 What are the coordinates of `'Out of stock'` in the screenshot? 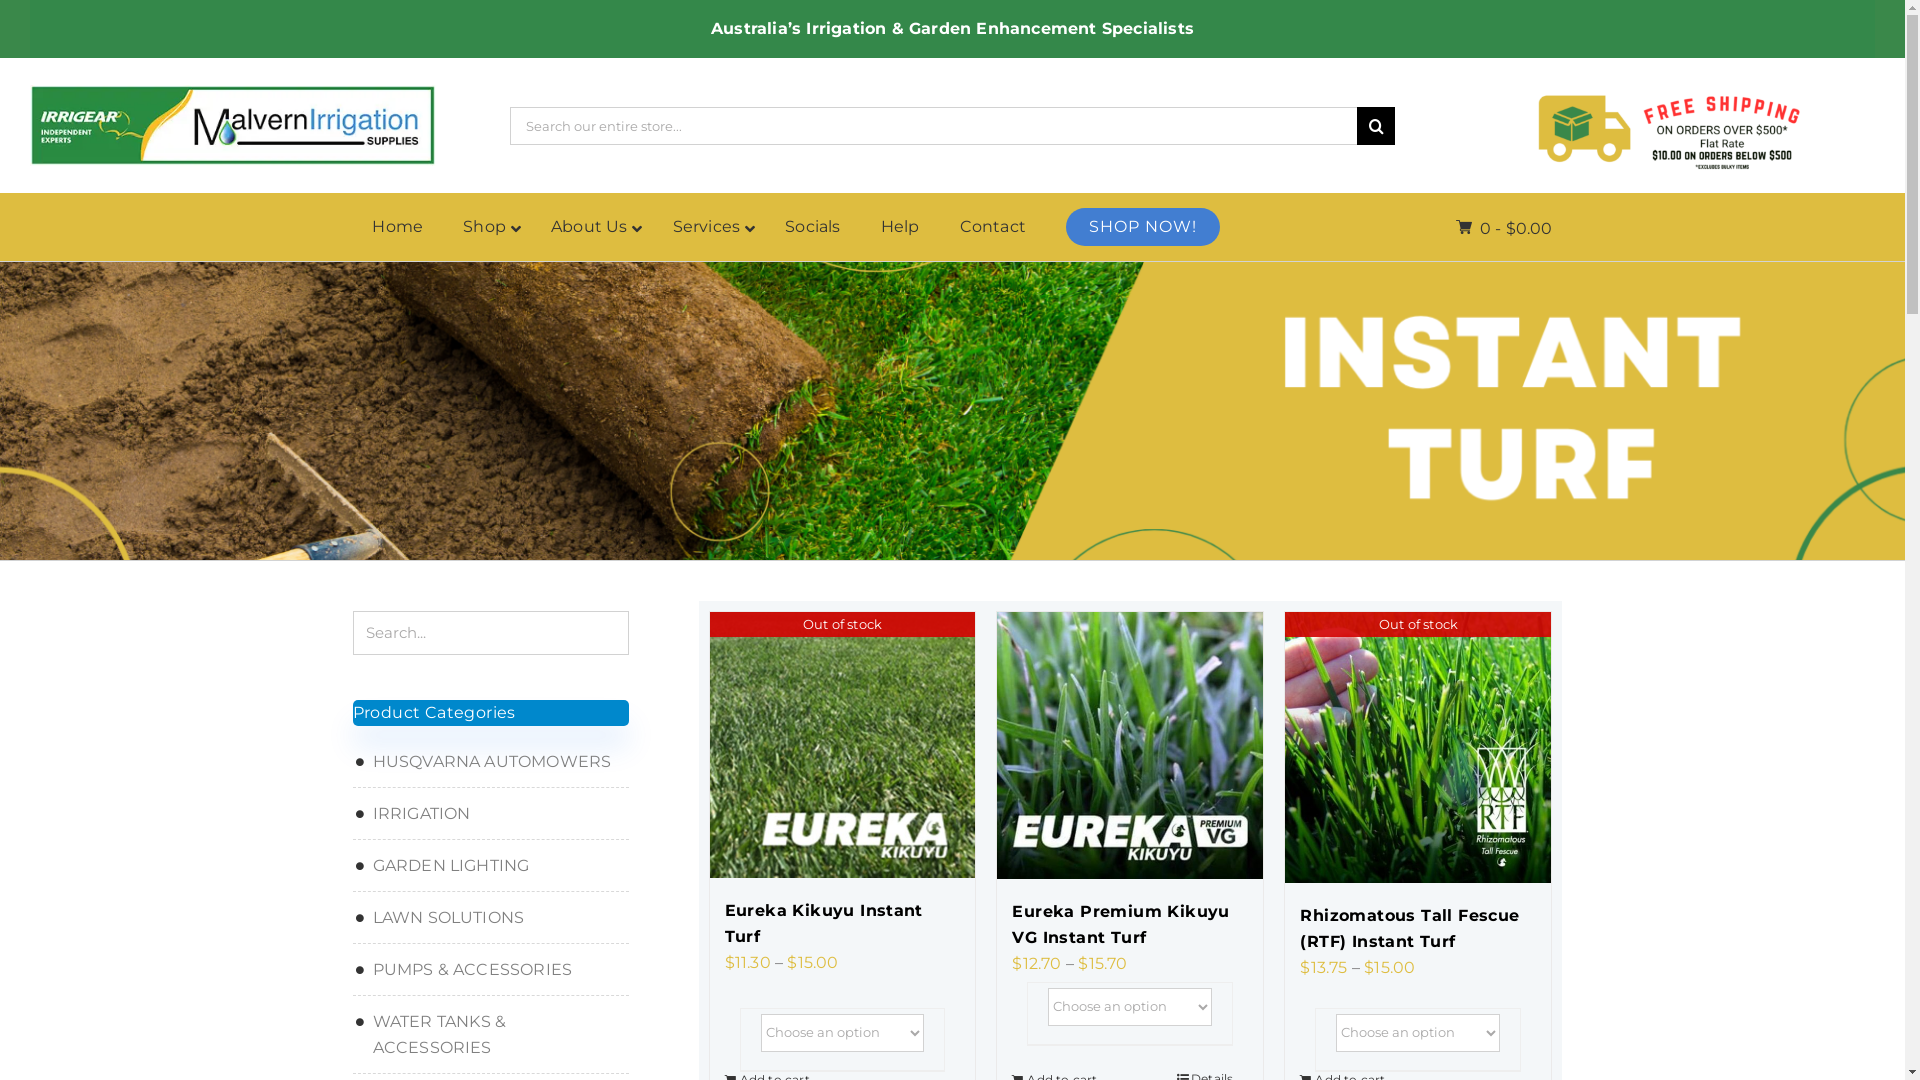 It's located at (1285, 747).